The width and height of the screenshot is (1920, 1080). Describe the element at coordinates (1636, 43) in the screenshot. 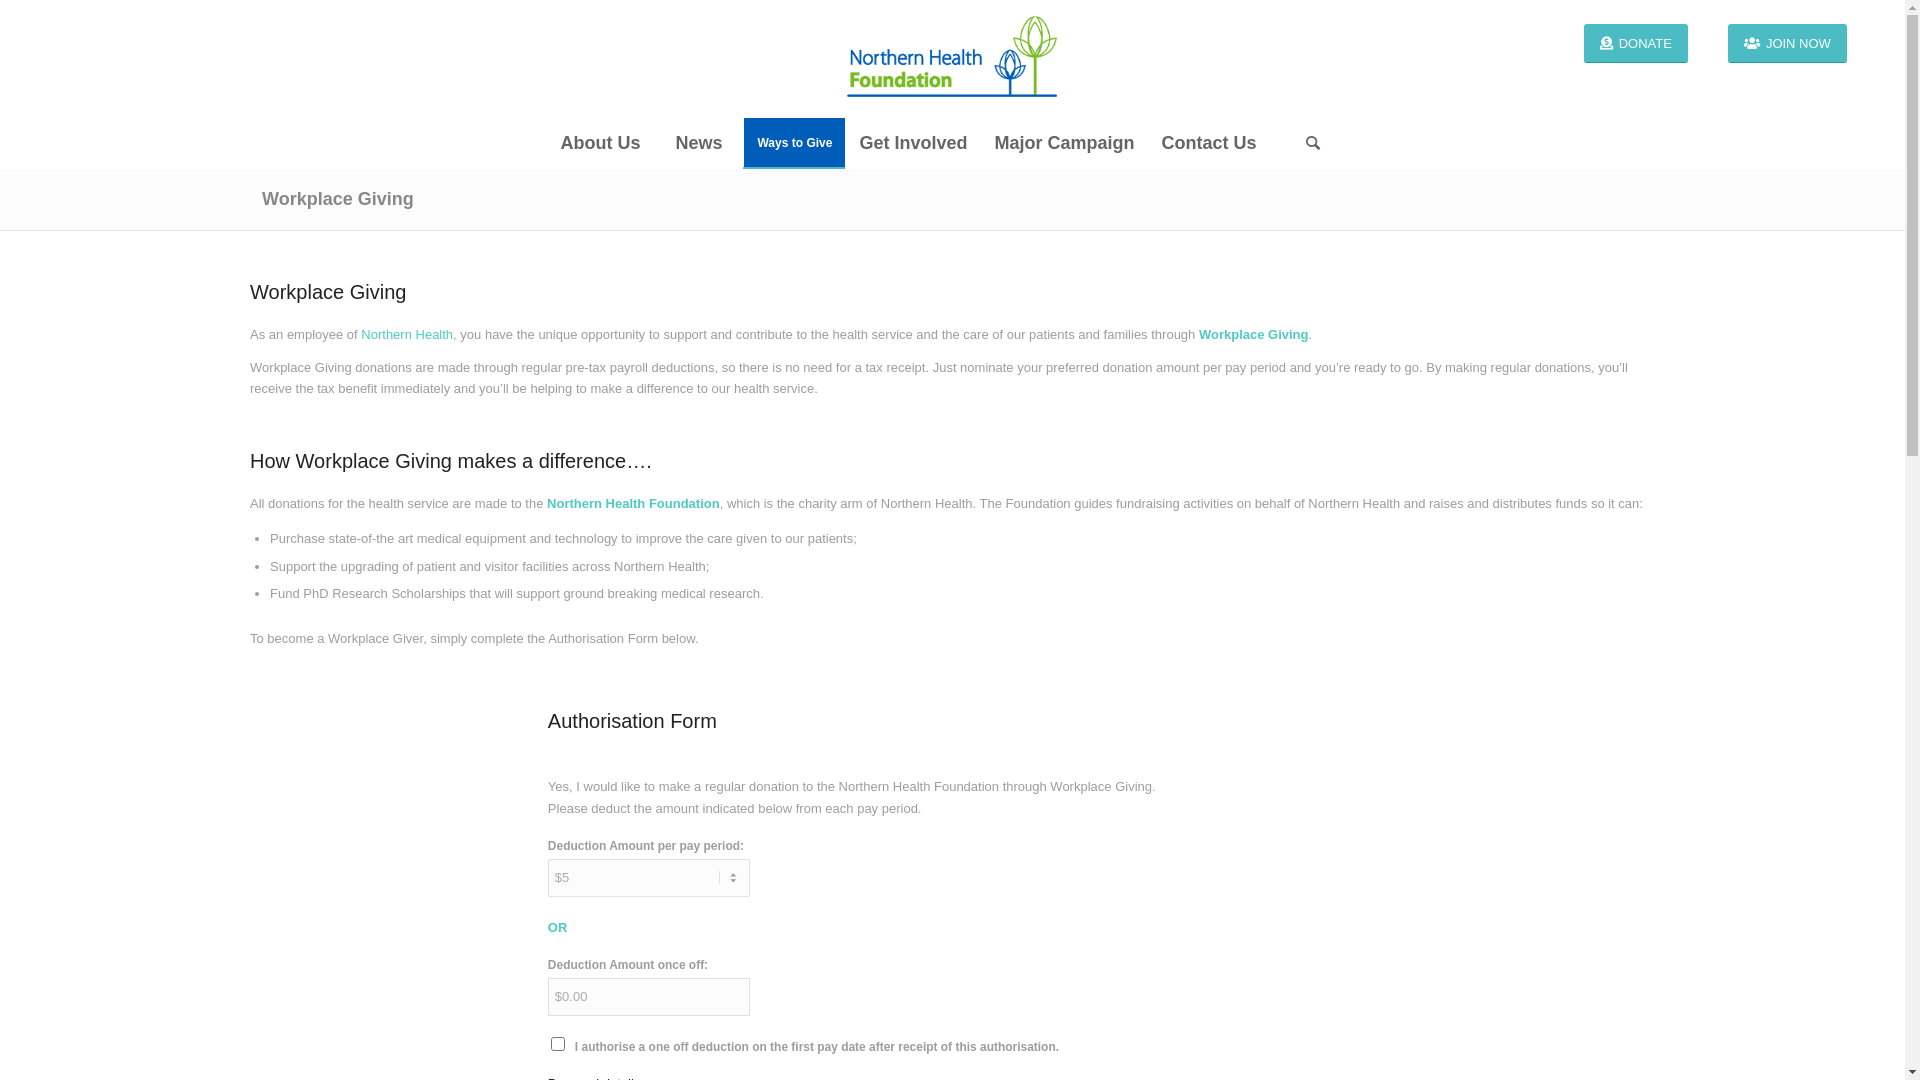

I see `'DONATE'` at that location.